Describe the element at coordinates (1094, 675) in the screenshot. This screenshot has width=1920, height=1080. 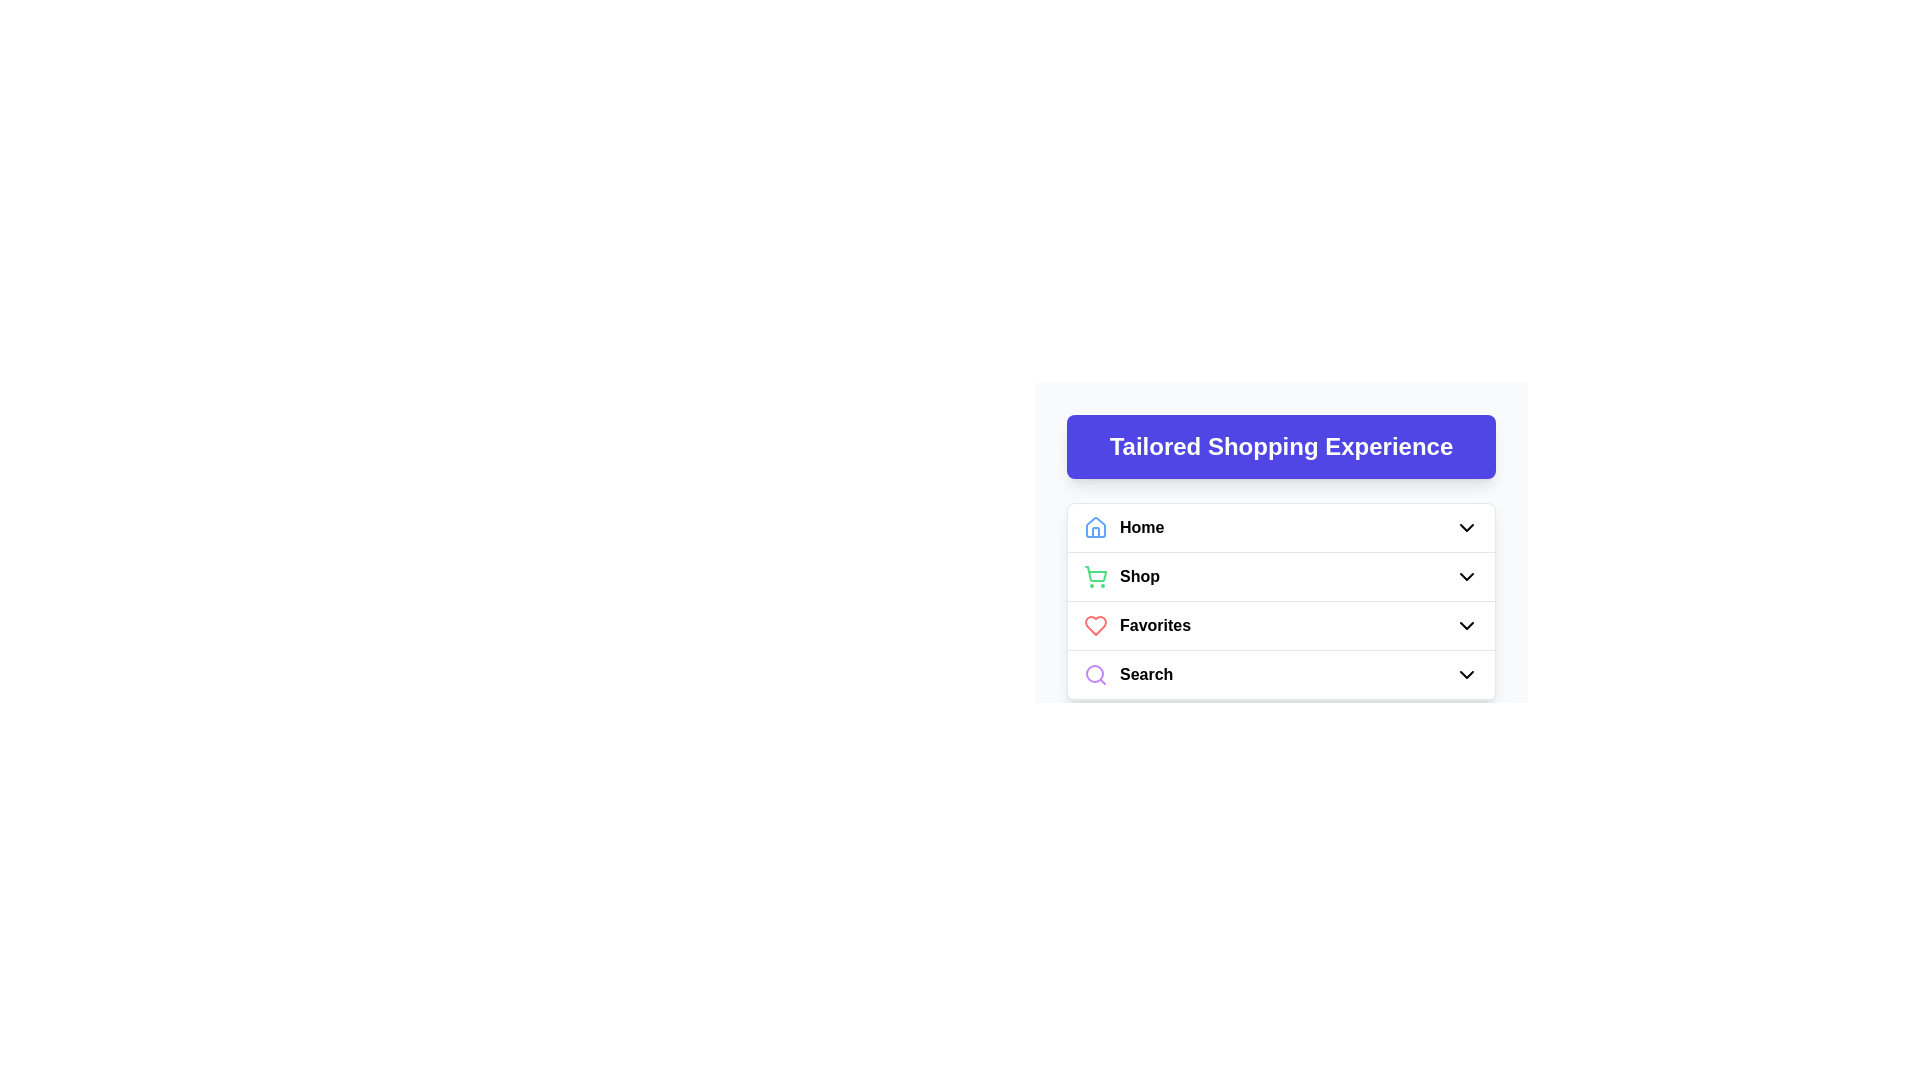
I see `the purple search icon, which is a magnifying glass outline, to initiate the search` at that location.